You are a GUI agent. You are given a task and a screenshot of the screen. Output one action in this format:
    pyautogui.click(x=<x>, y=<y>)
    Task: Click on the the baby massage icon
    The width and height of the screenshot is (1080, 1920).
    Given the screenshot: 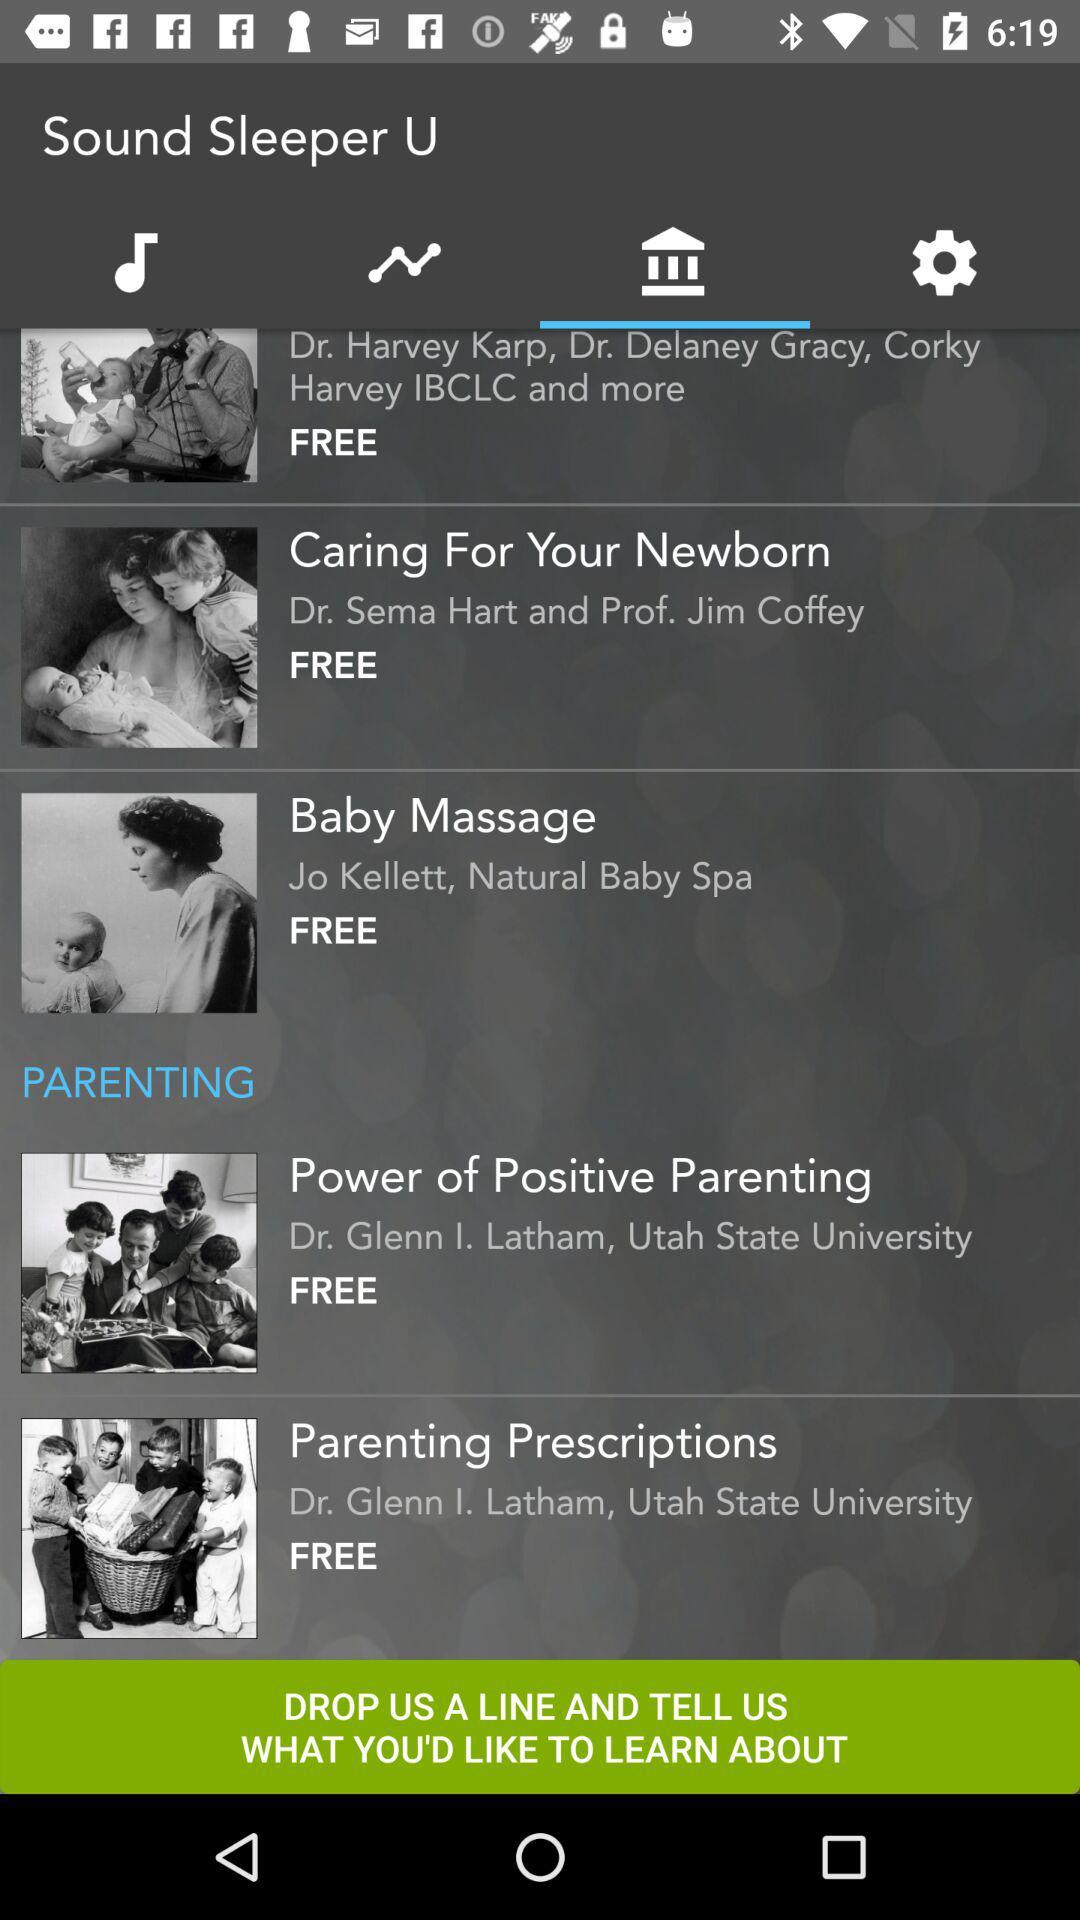 What is the action you would take?
    pyautogui.click(x=678, y=807)
    